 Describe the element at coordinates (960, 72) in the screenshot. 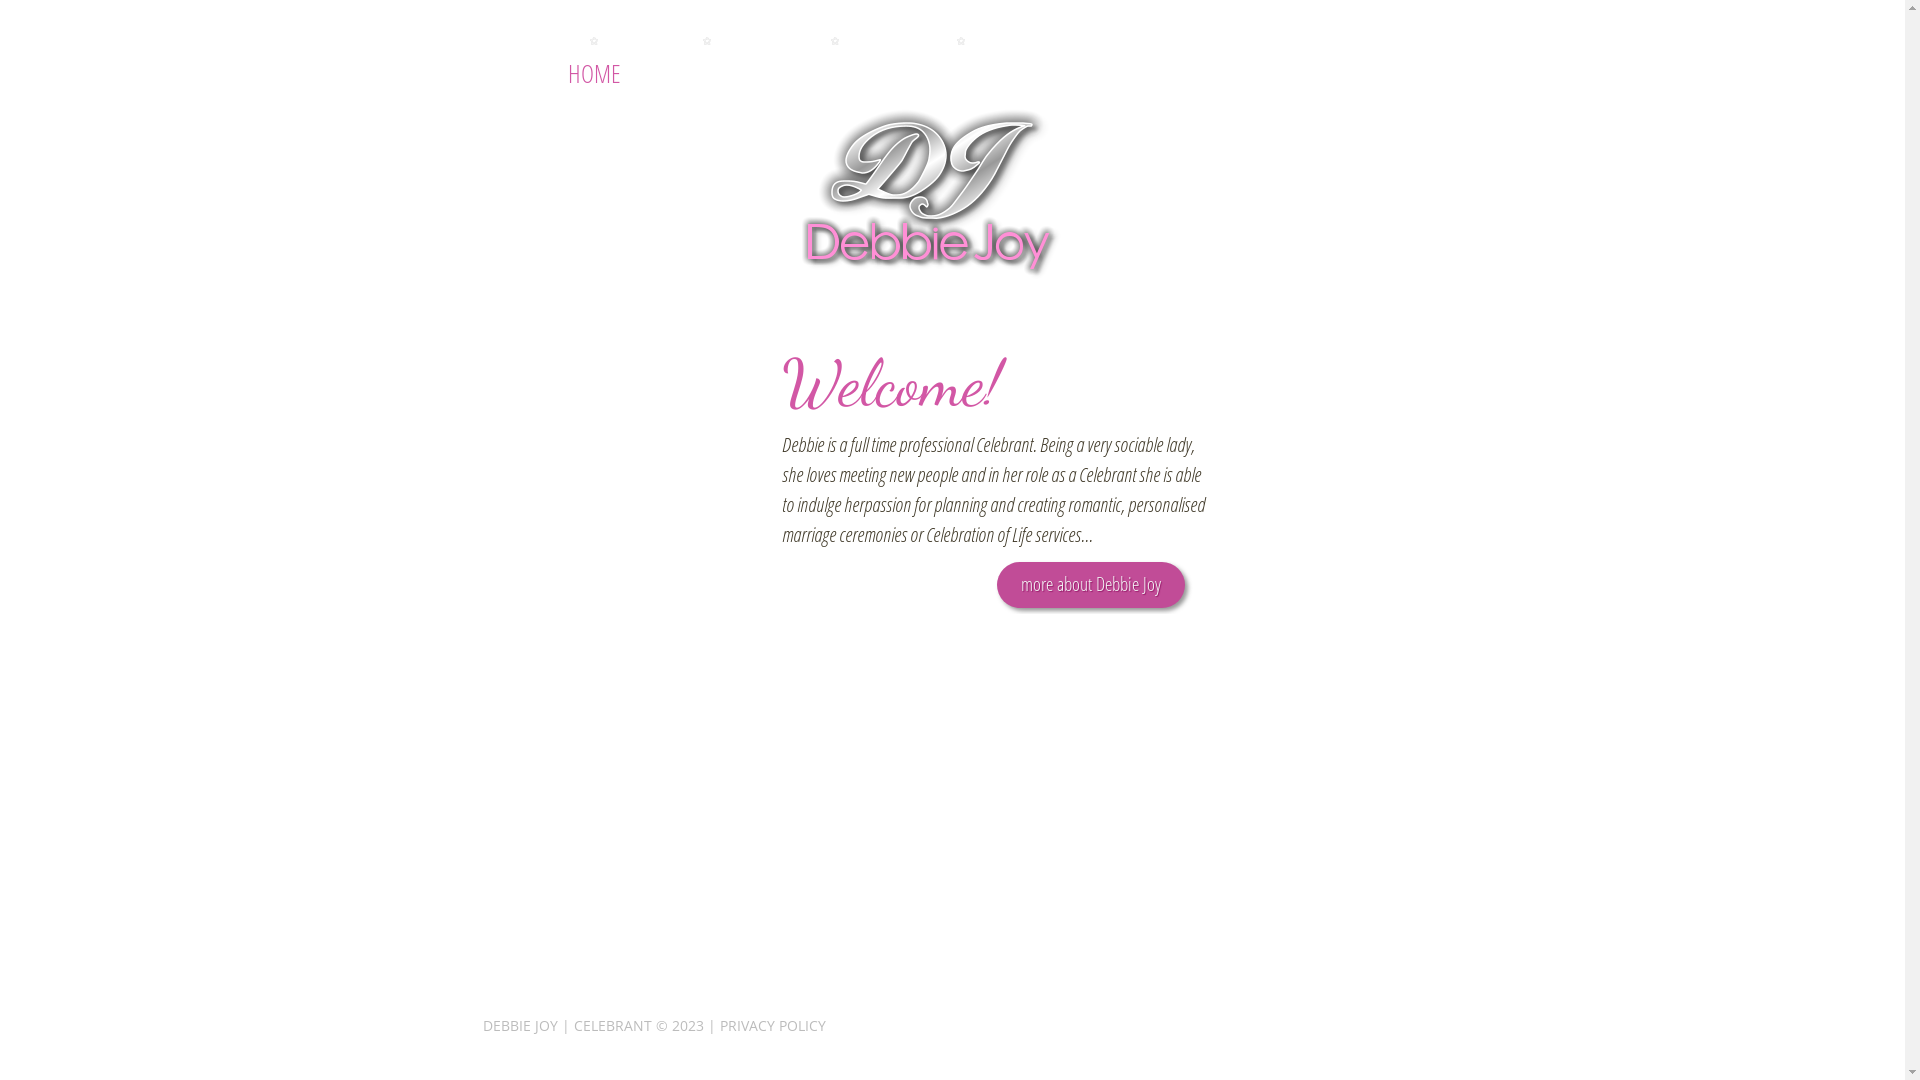

I see `'ENQUIRIES'` at that location.